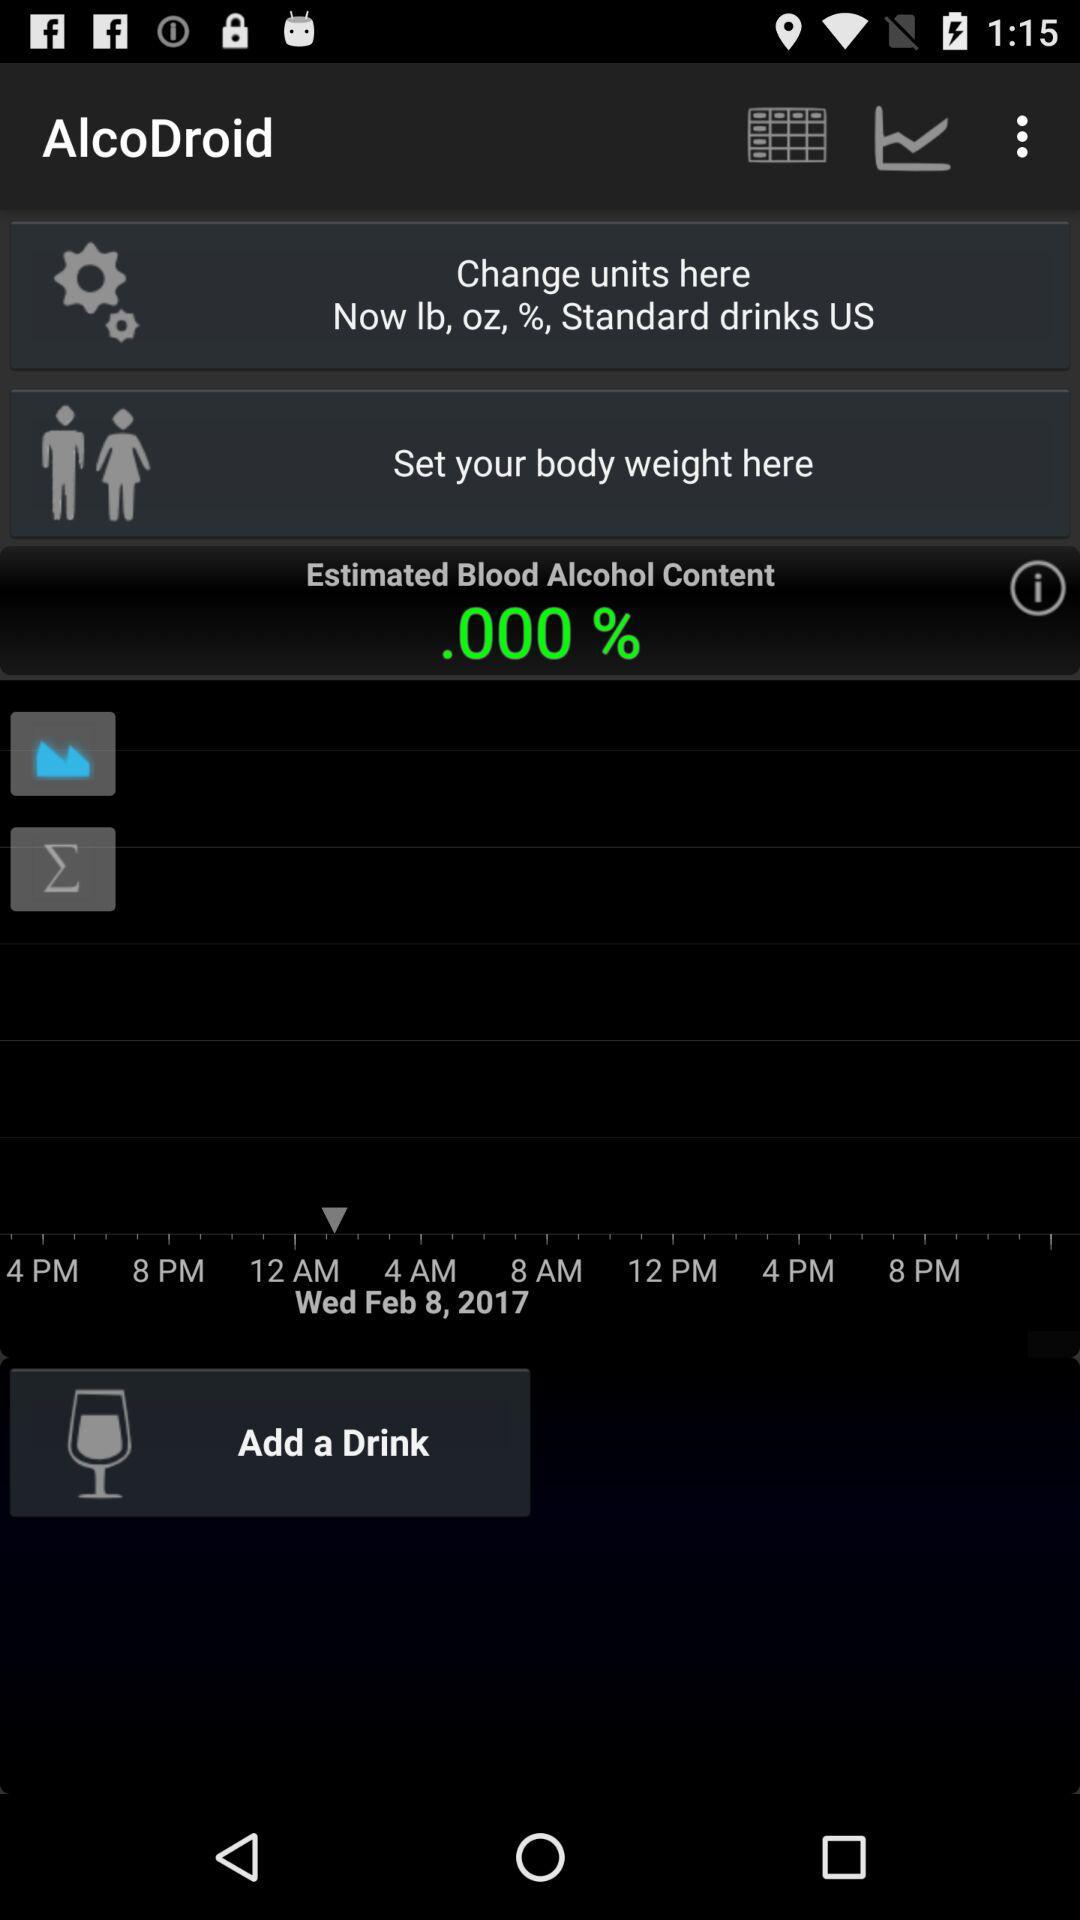  Describe the element at coordinates (1036, 628) in the screenshot. I see `the info icon` at that location.